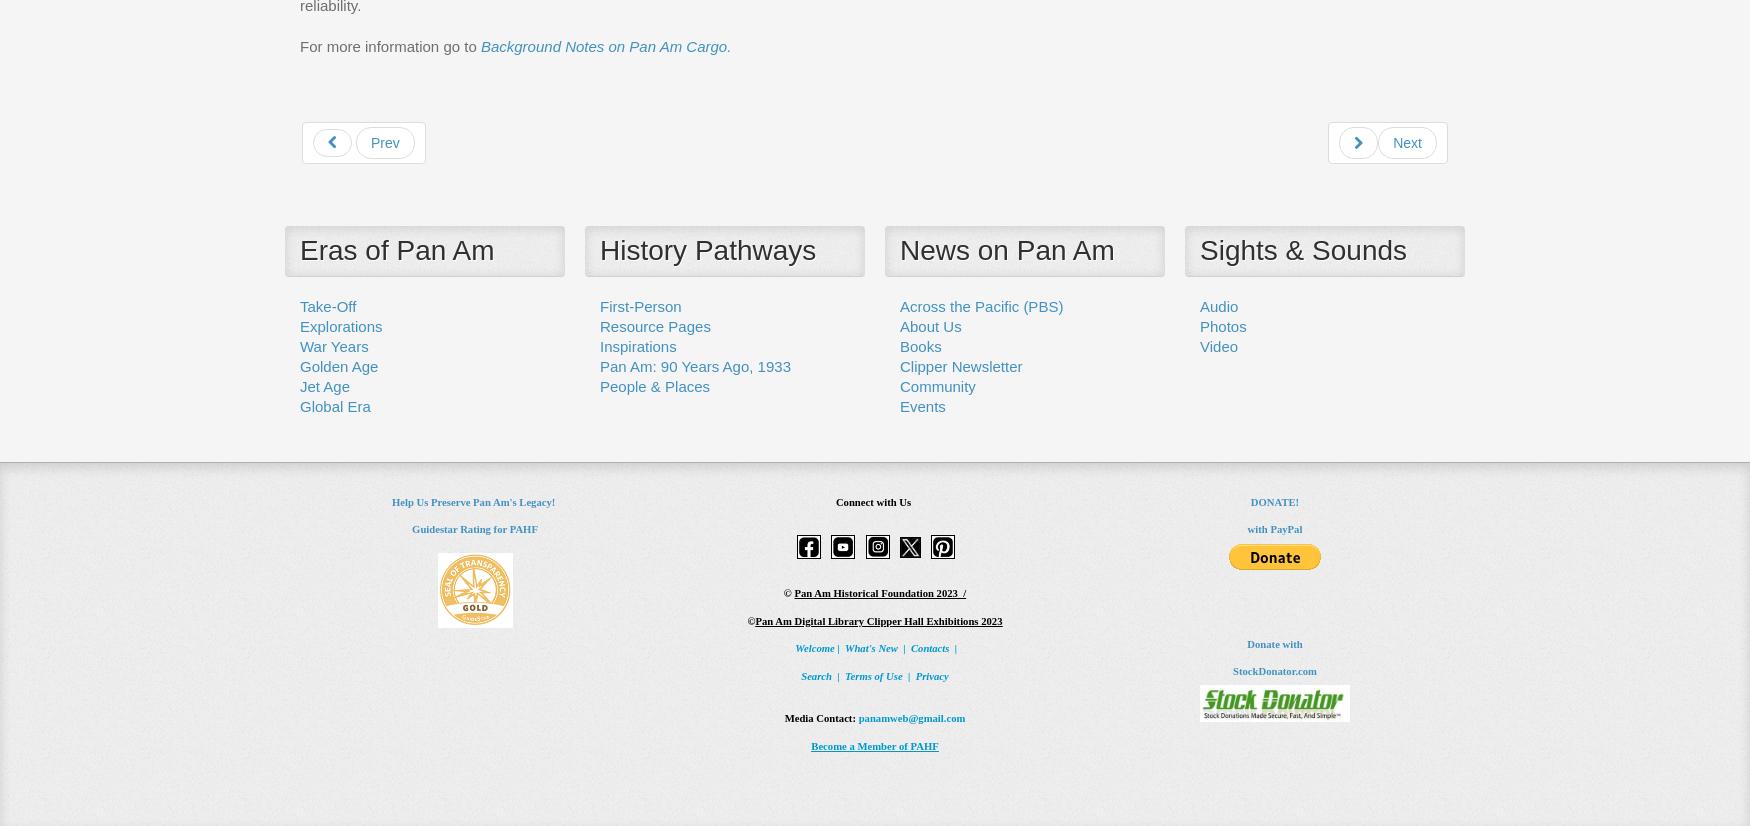  I want to click on 'with PayPal', so click(1273, 528).